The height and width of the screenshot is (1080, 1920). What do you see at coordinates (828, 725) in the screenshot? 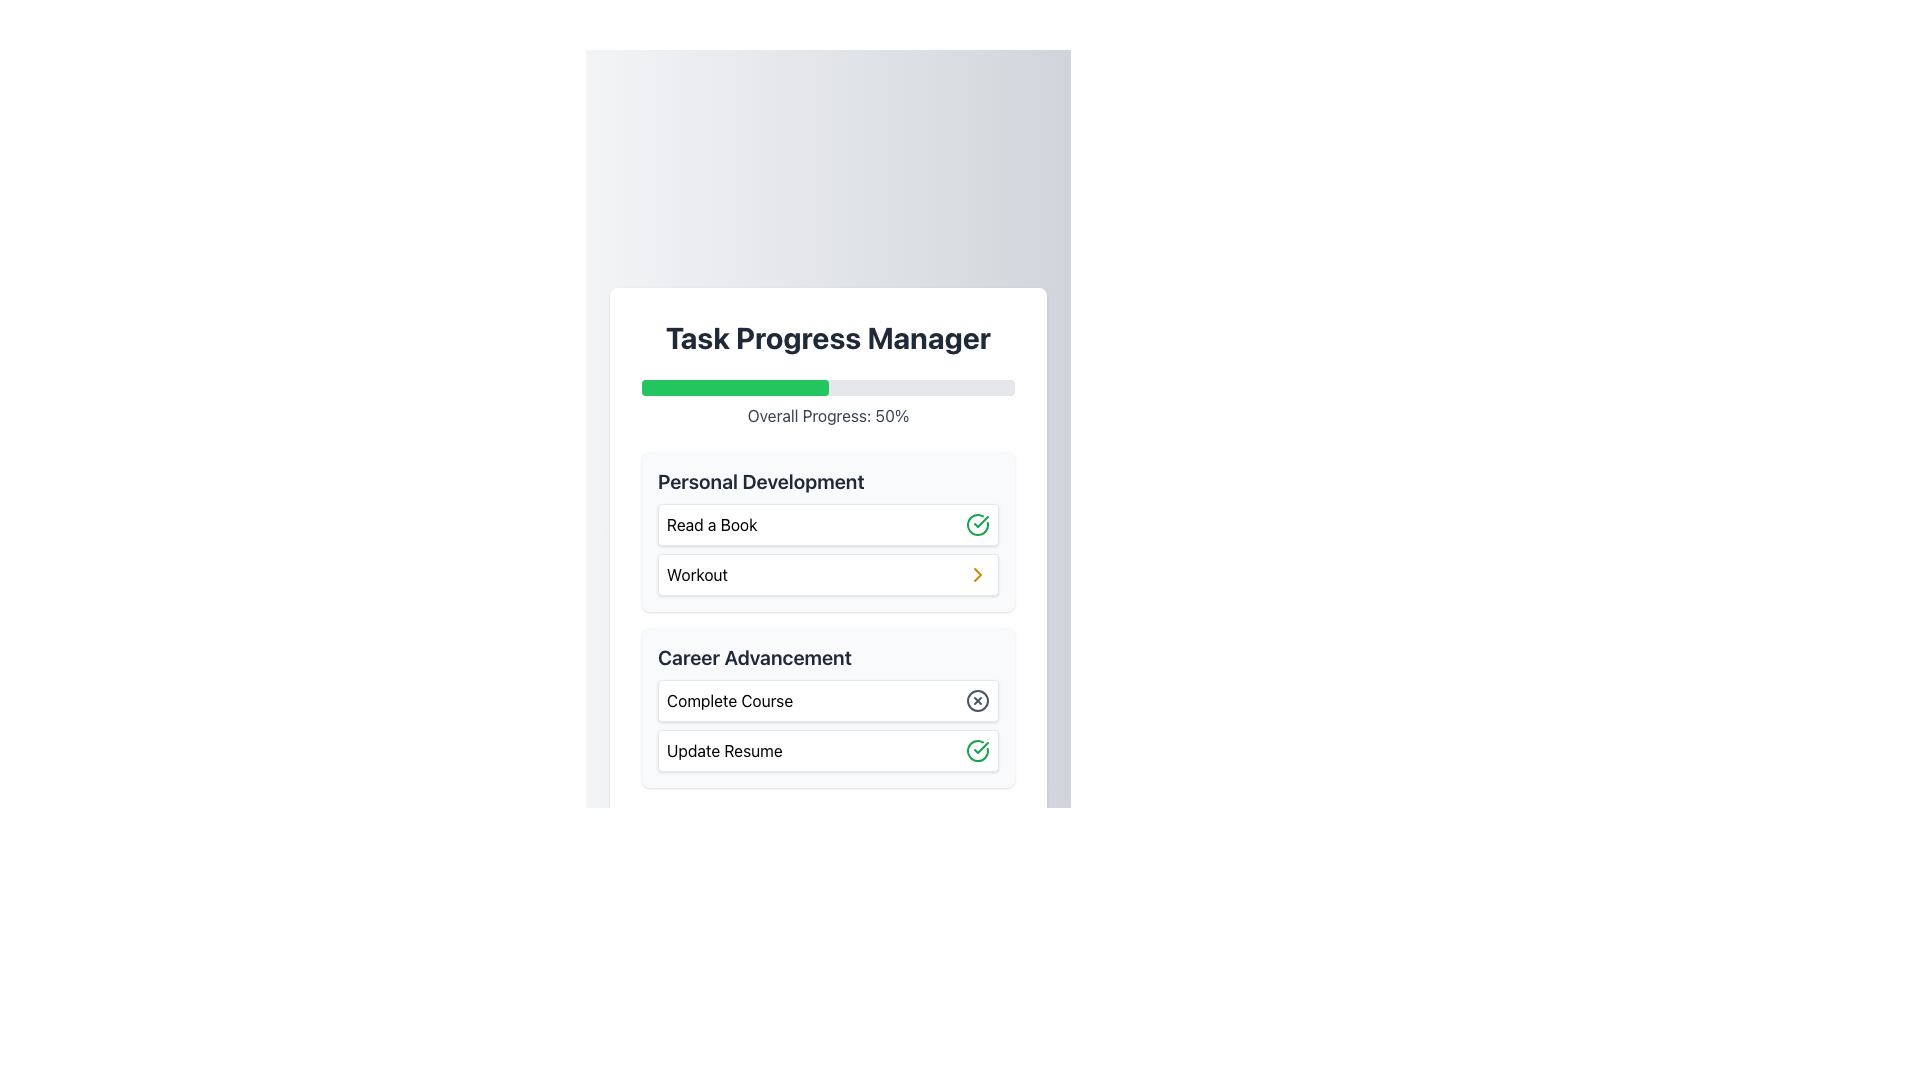
I see `the individual items within the 'Career Advancement' section, specifically on the 'Complete Course' and 'Update Resume' items, which are styled as bordered and shadowed rectangles` at bounding box center [828, 725].